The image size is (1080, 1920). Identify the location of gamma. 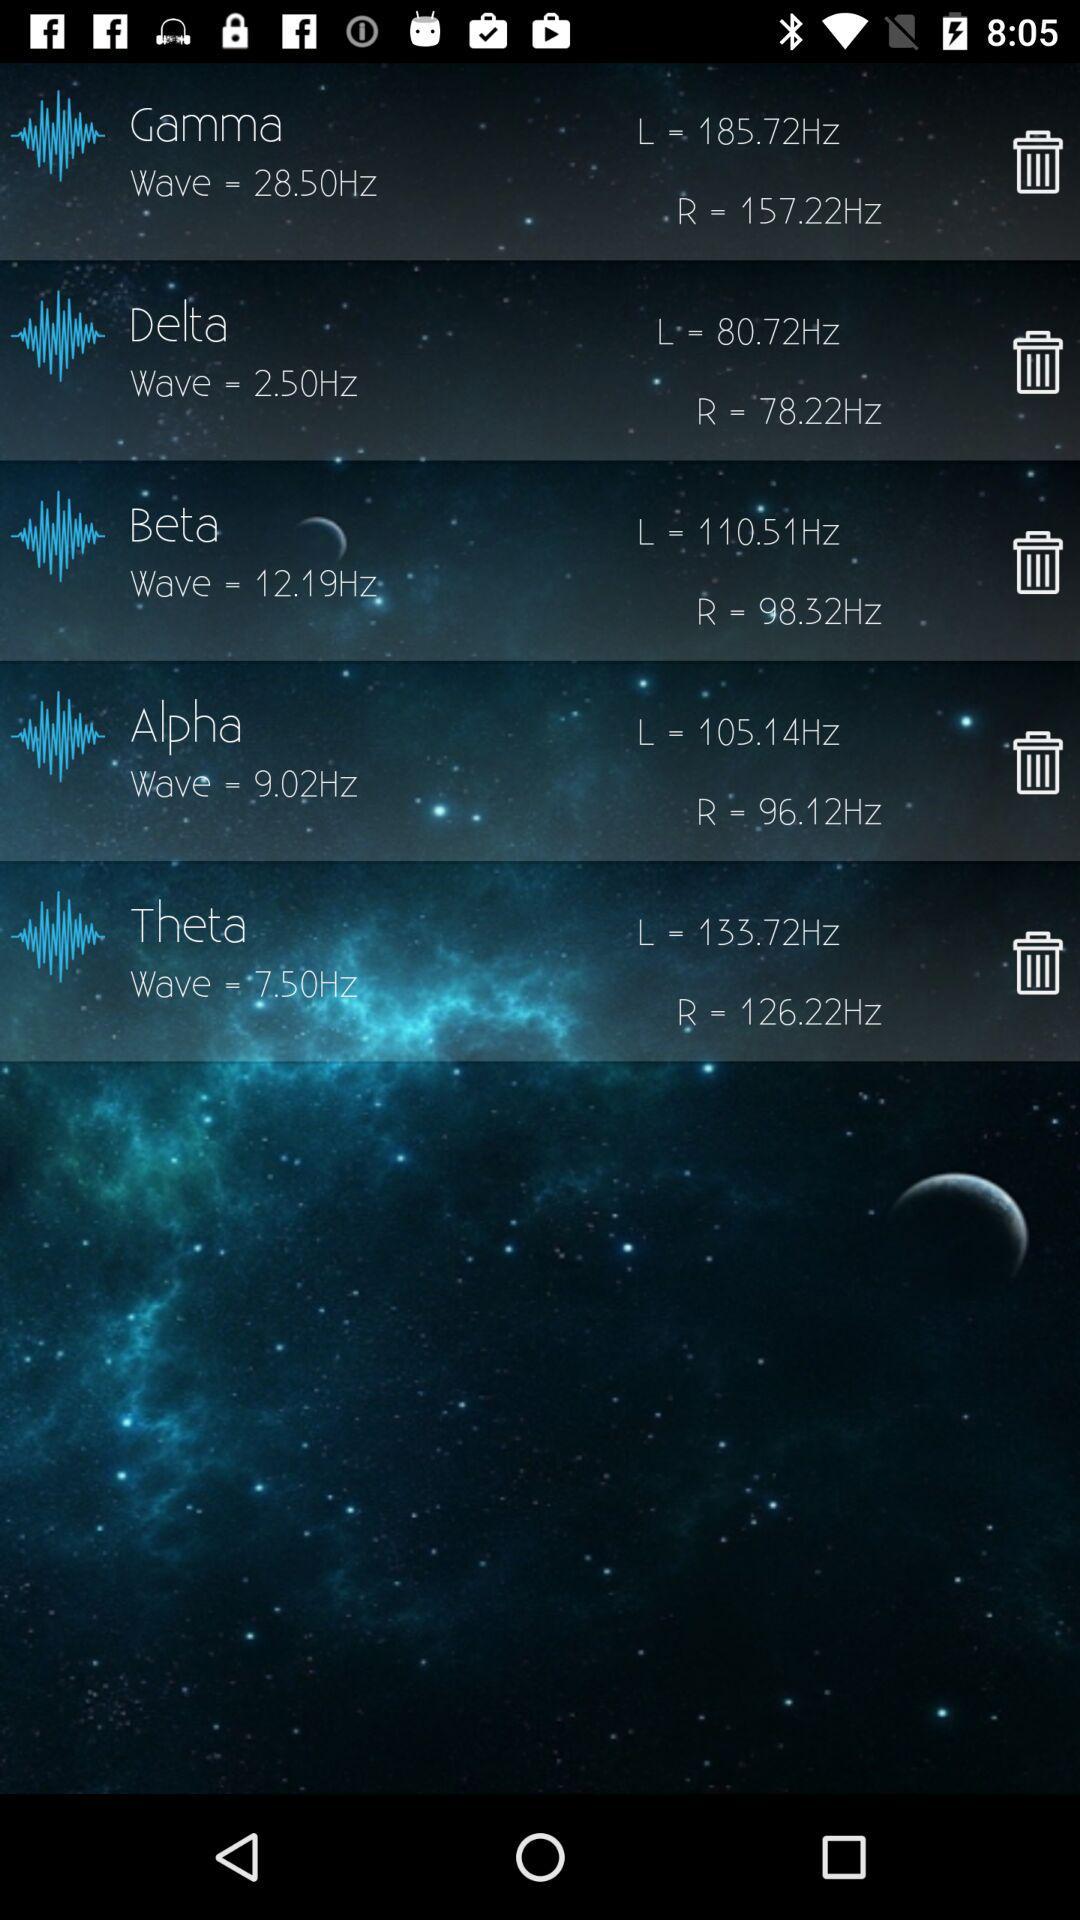
(1036, 161).